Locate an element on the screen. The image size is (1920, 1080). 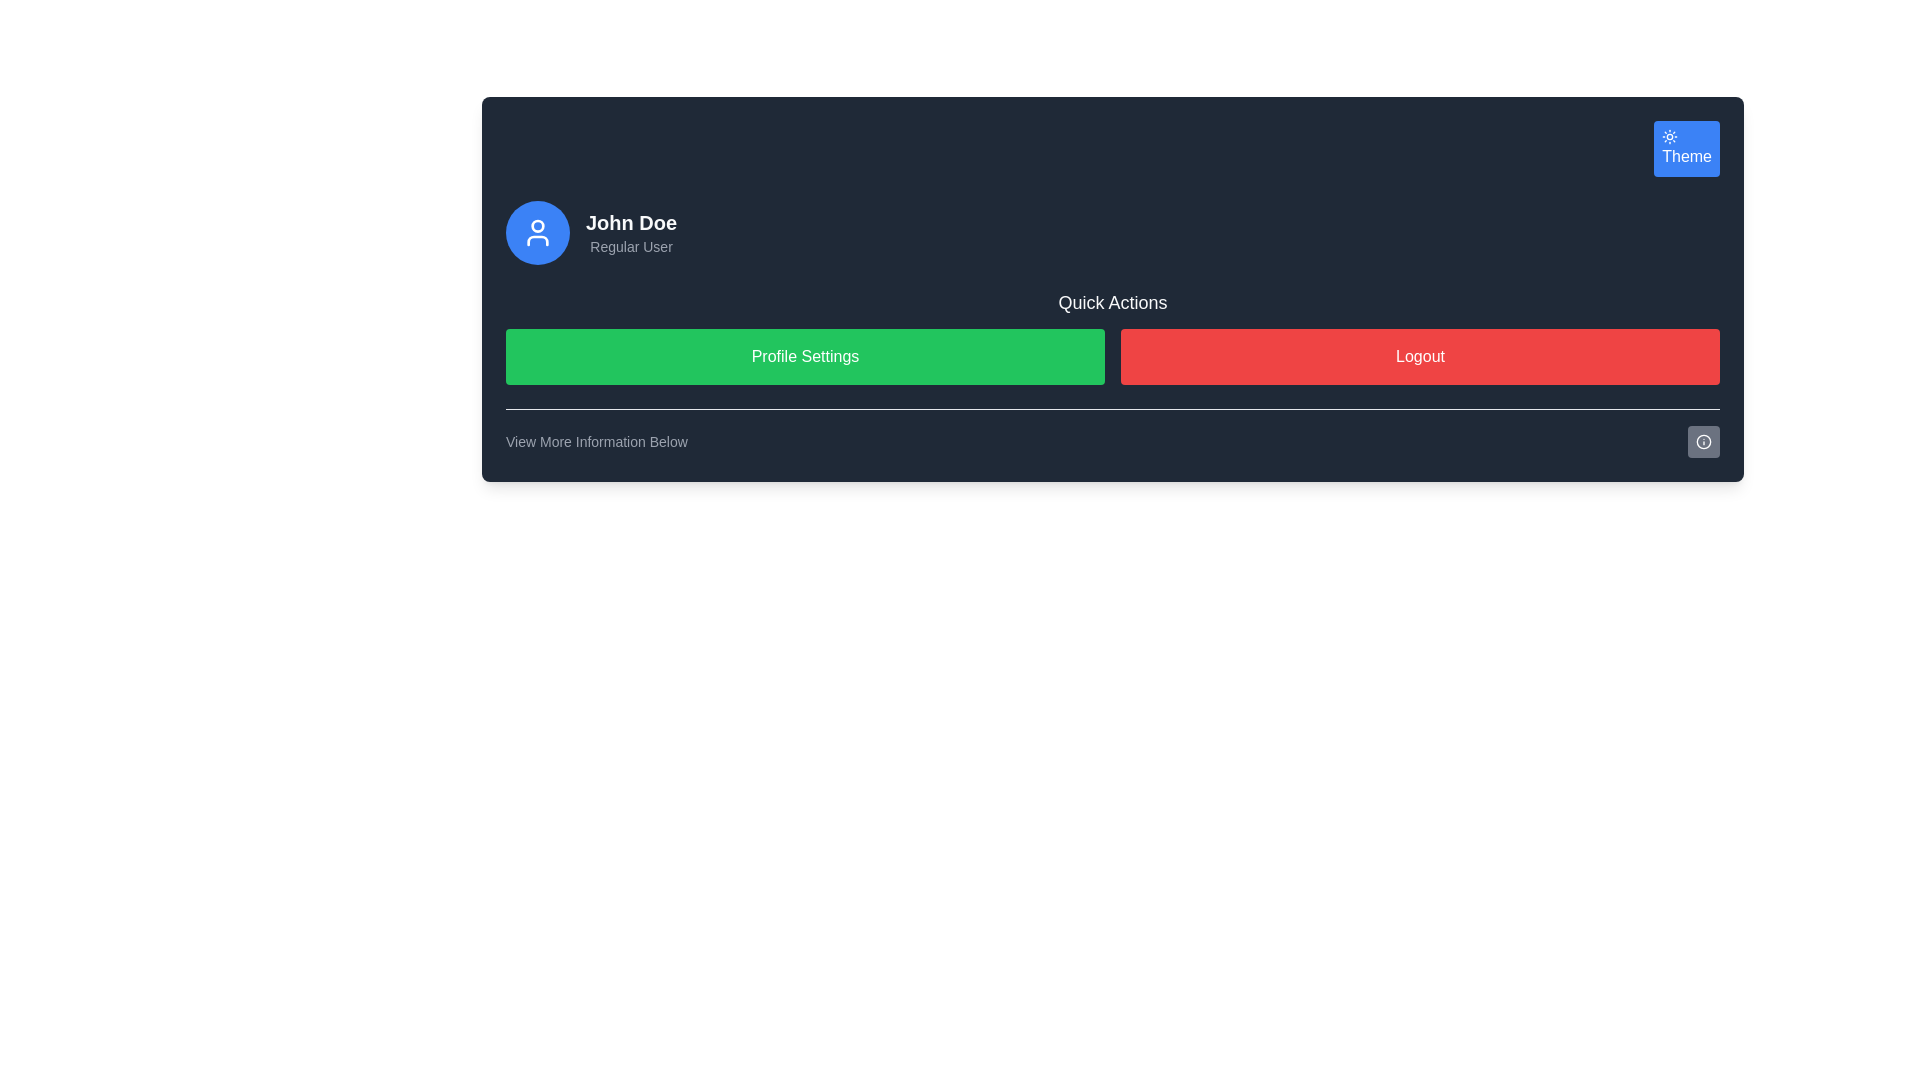
the circular profile icon representing the user's head, located to the left of the text 'John Doe' and 'Regular User' is located at coordinates (537, 225).